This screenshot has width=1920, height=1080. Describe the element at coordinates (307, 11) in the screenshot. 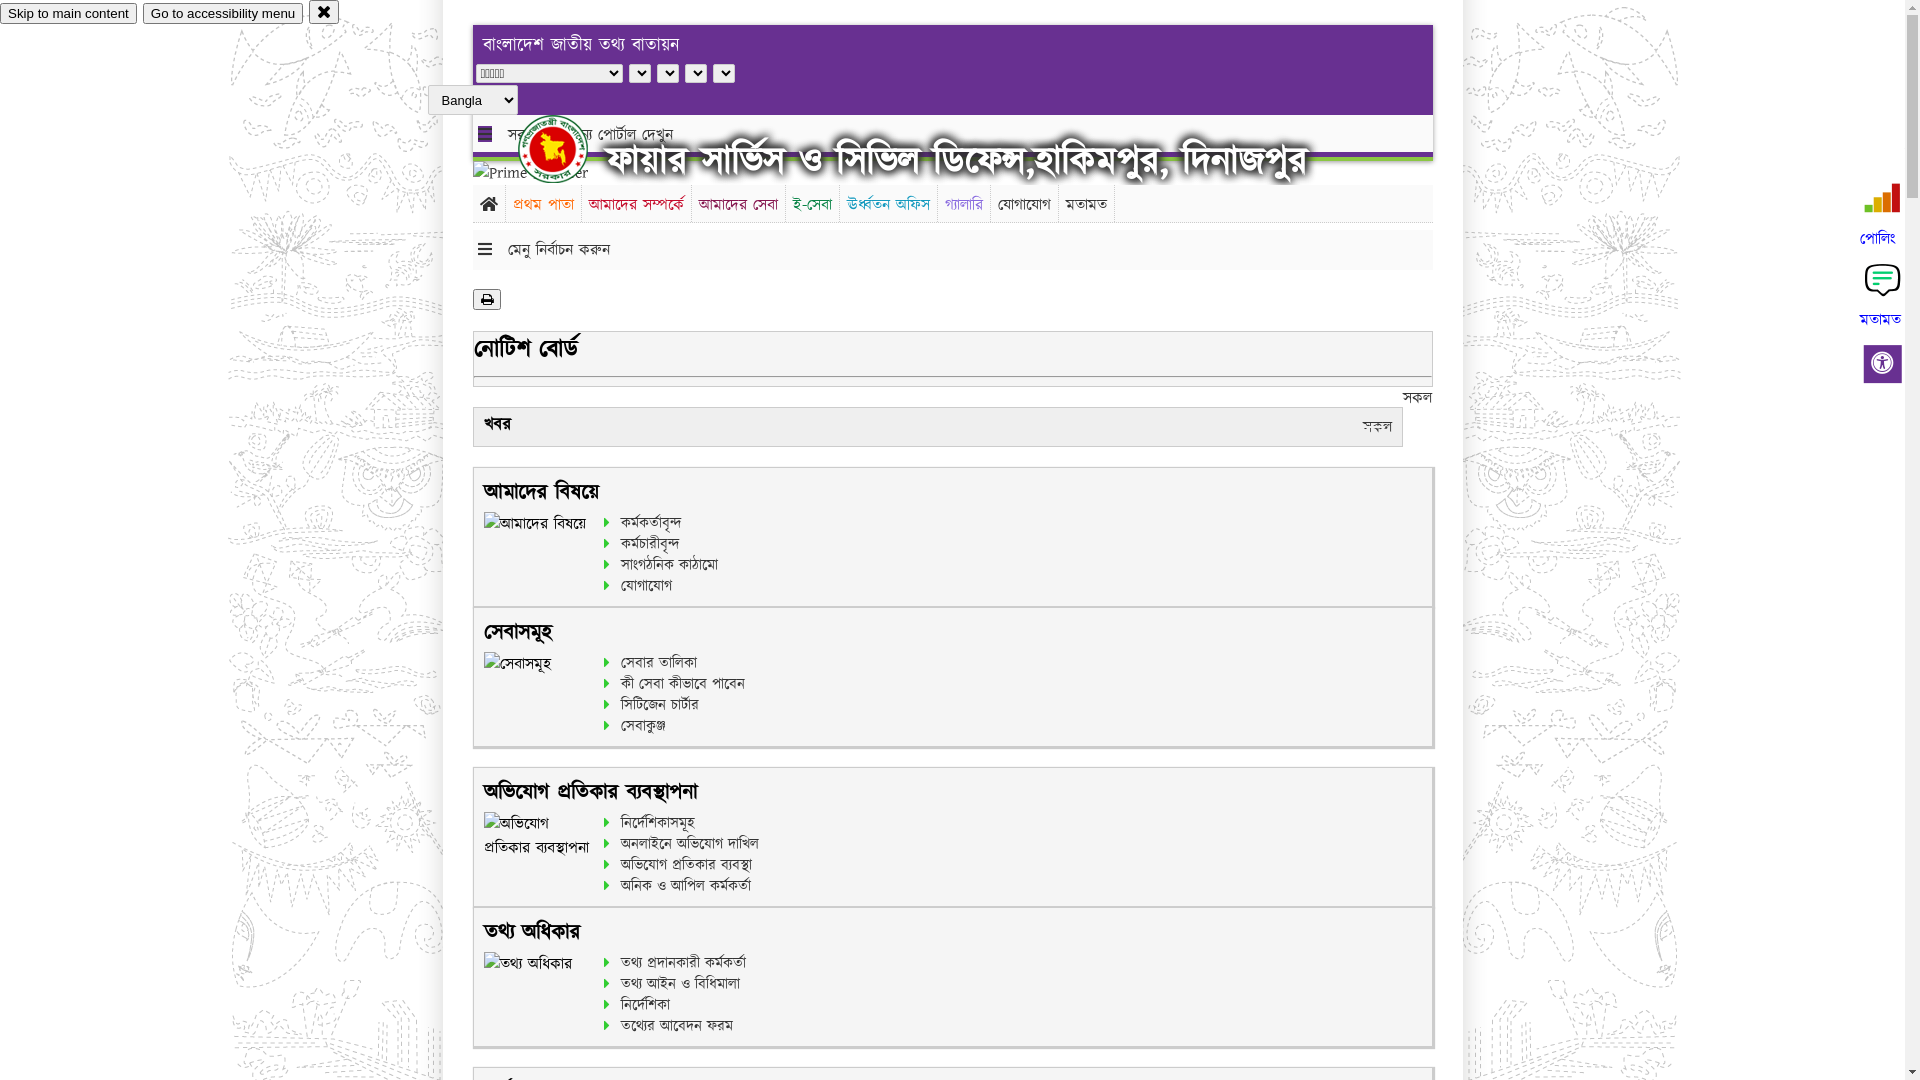

I see `'close'` at that location.